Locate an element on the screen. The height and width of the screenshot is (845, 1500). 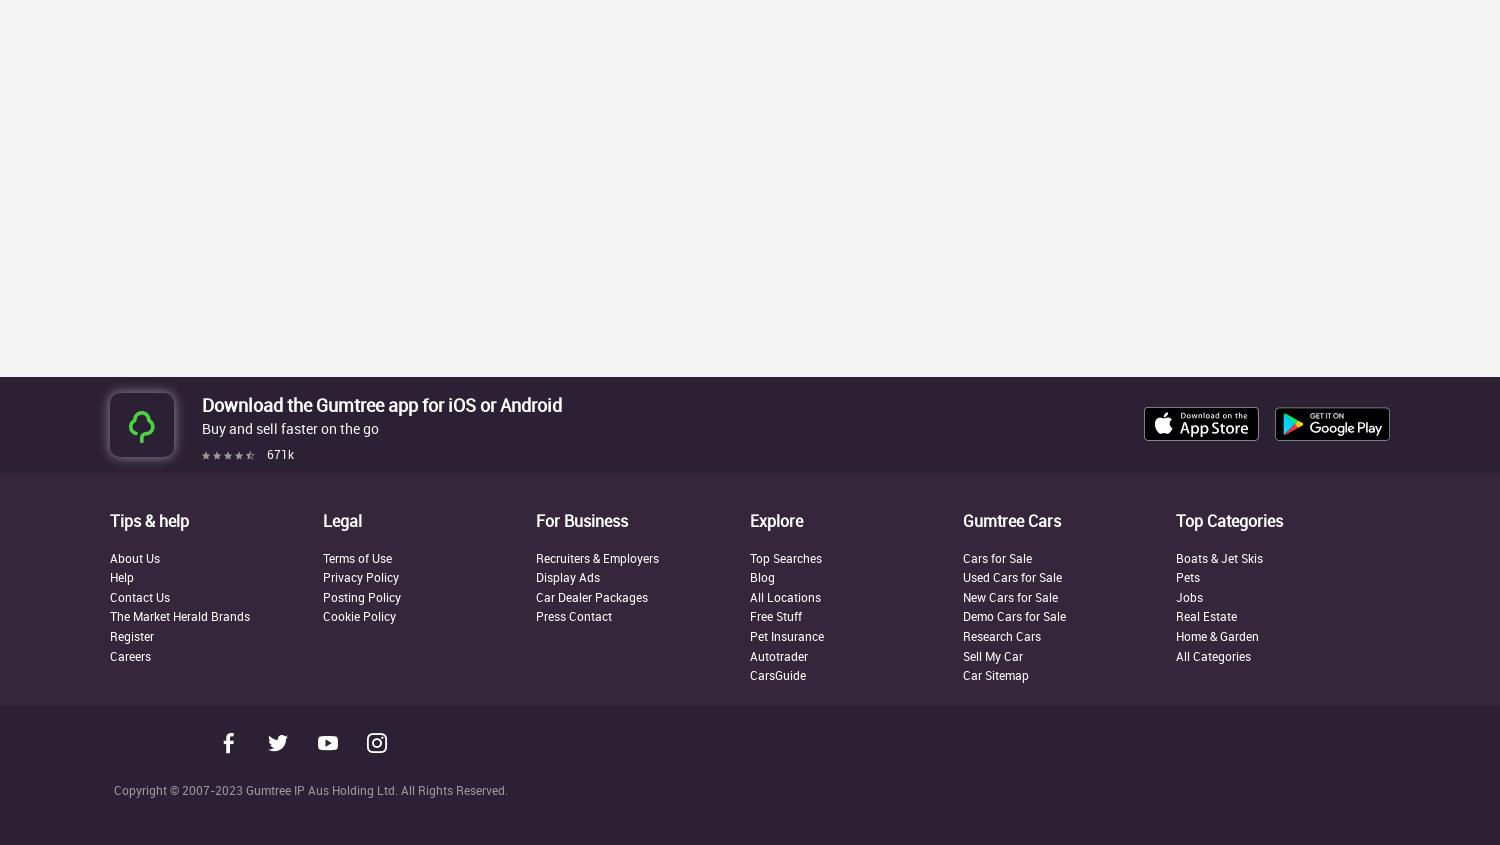
'Display Ads' is located at coordinates (567, 575).